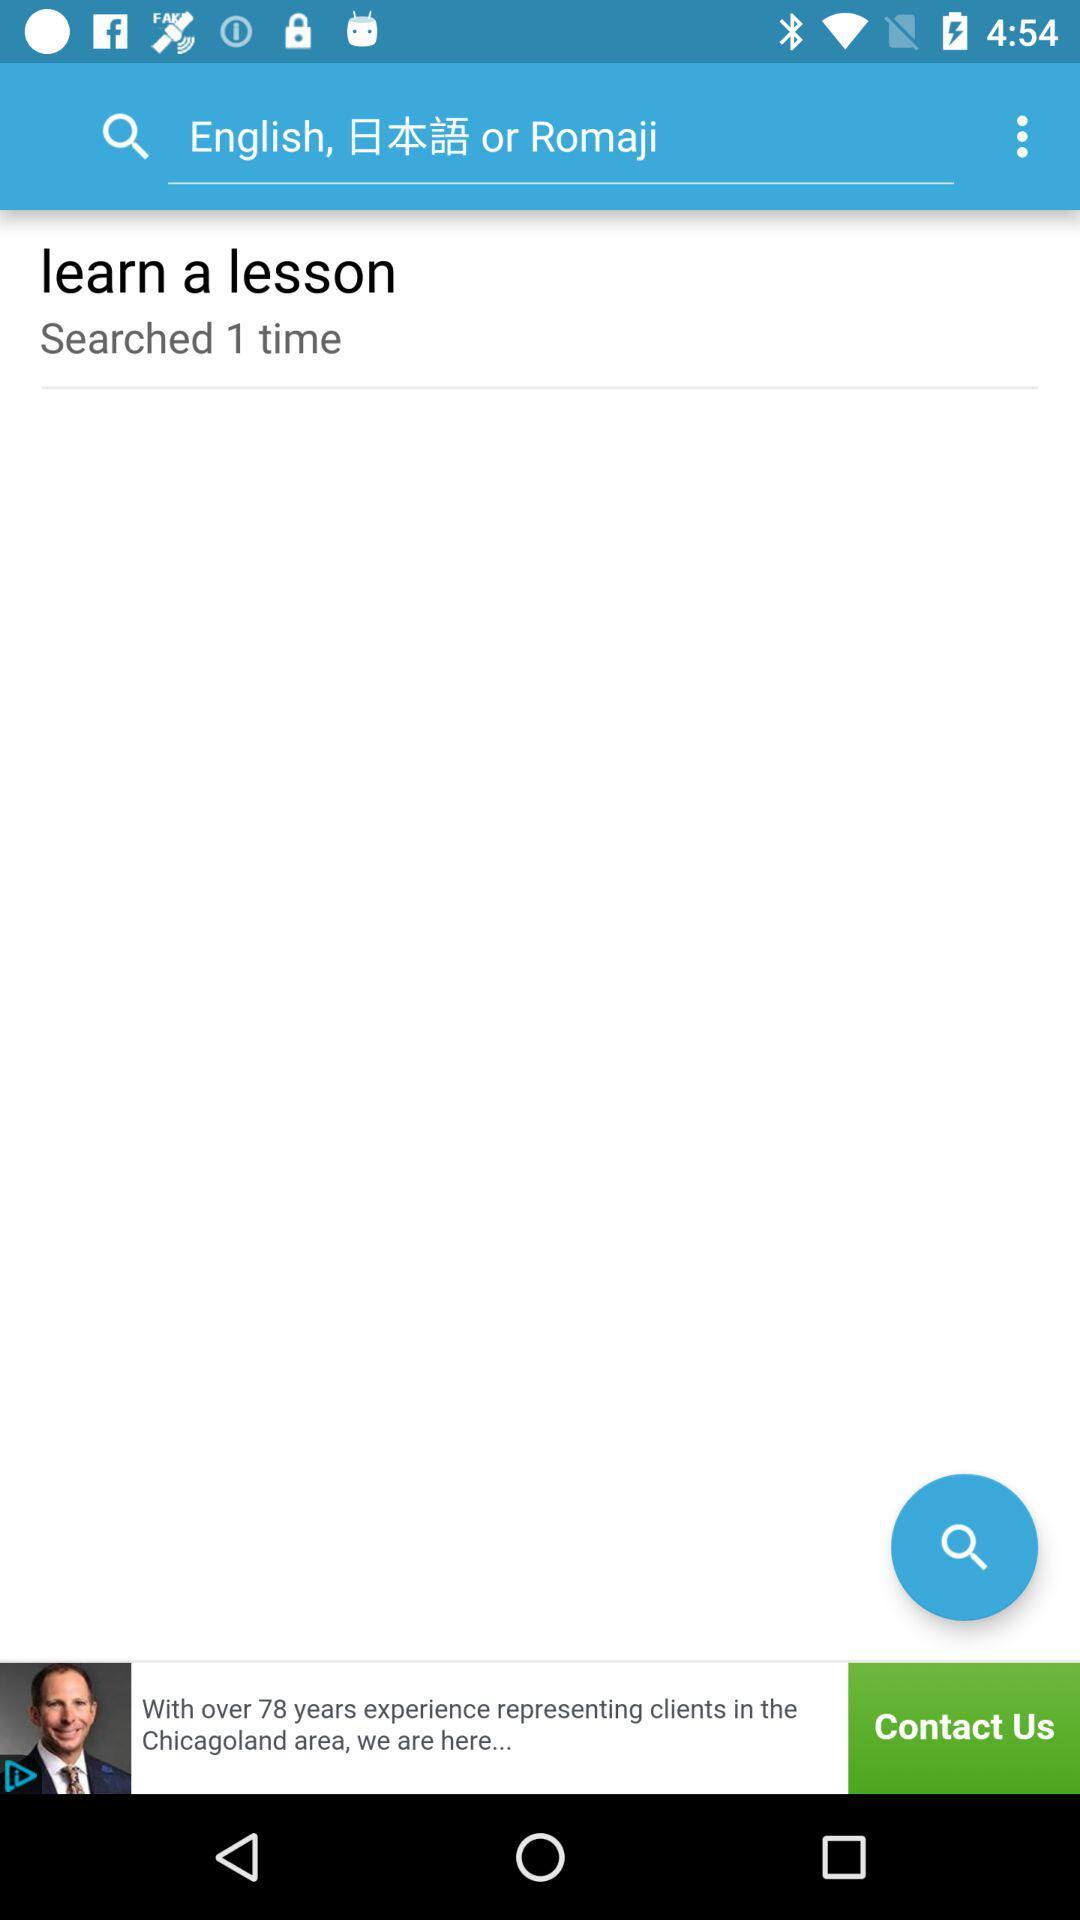 This screenshot has width=1080, height=1920. I want to click on open link, so click(540, 1727).